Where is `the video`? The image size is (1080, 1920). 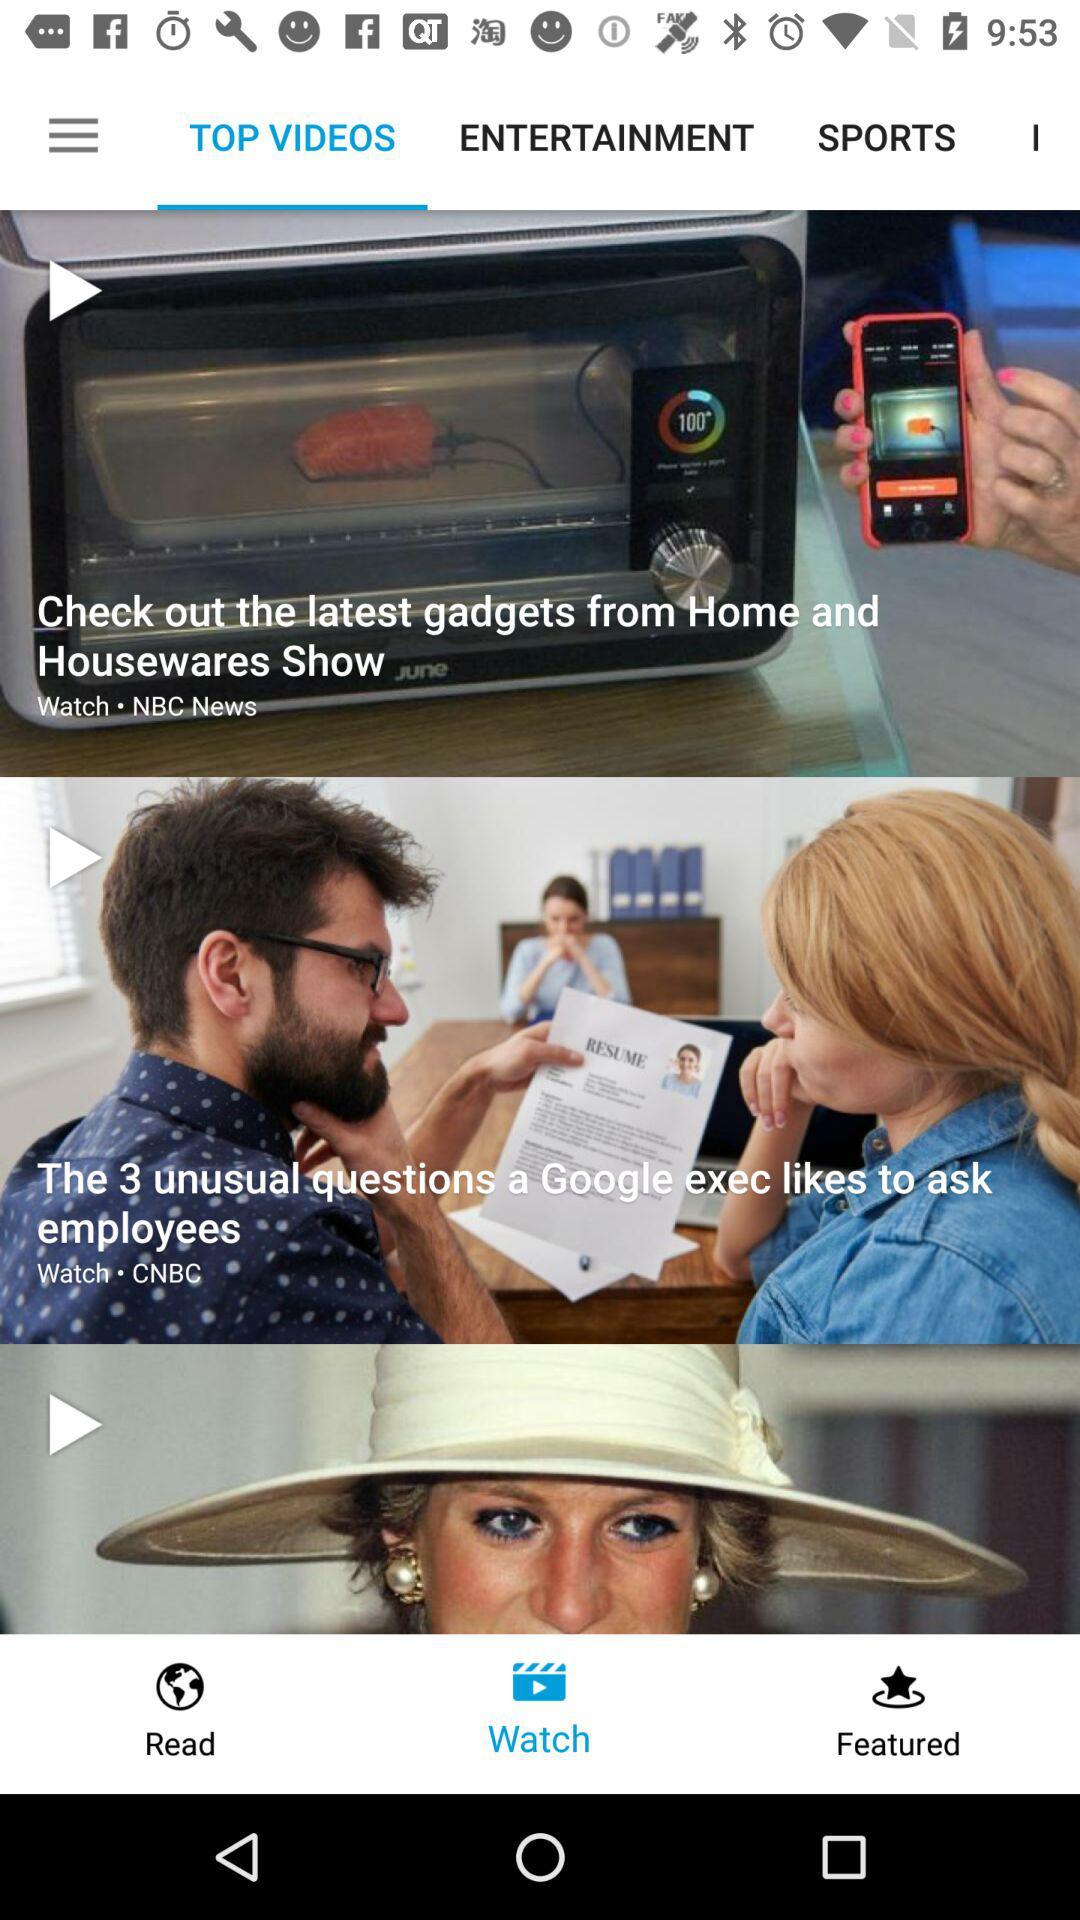
the video is located at coordinates (74, 1423).